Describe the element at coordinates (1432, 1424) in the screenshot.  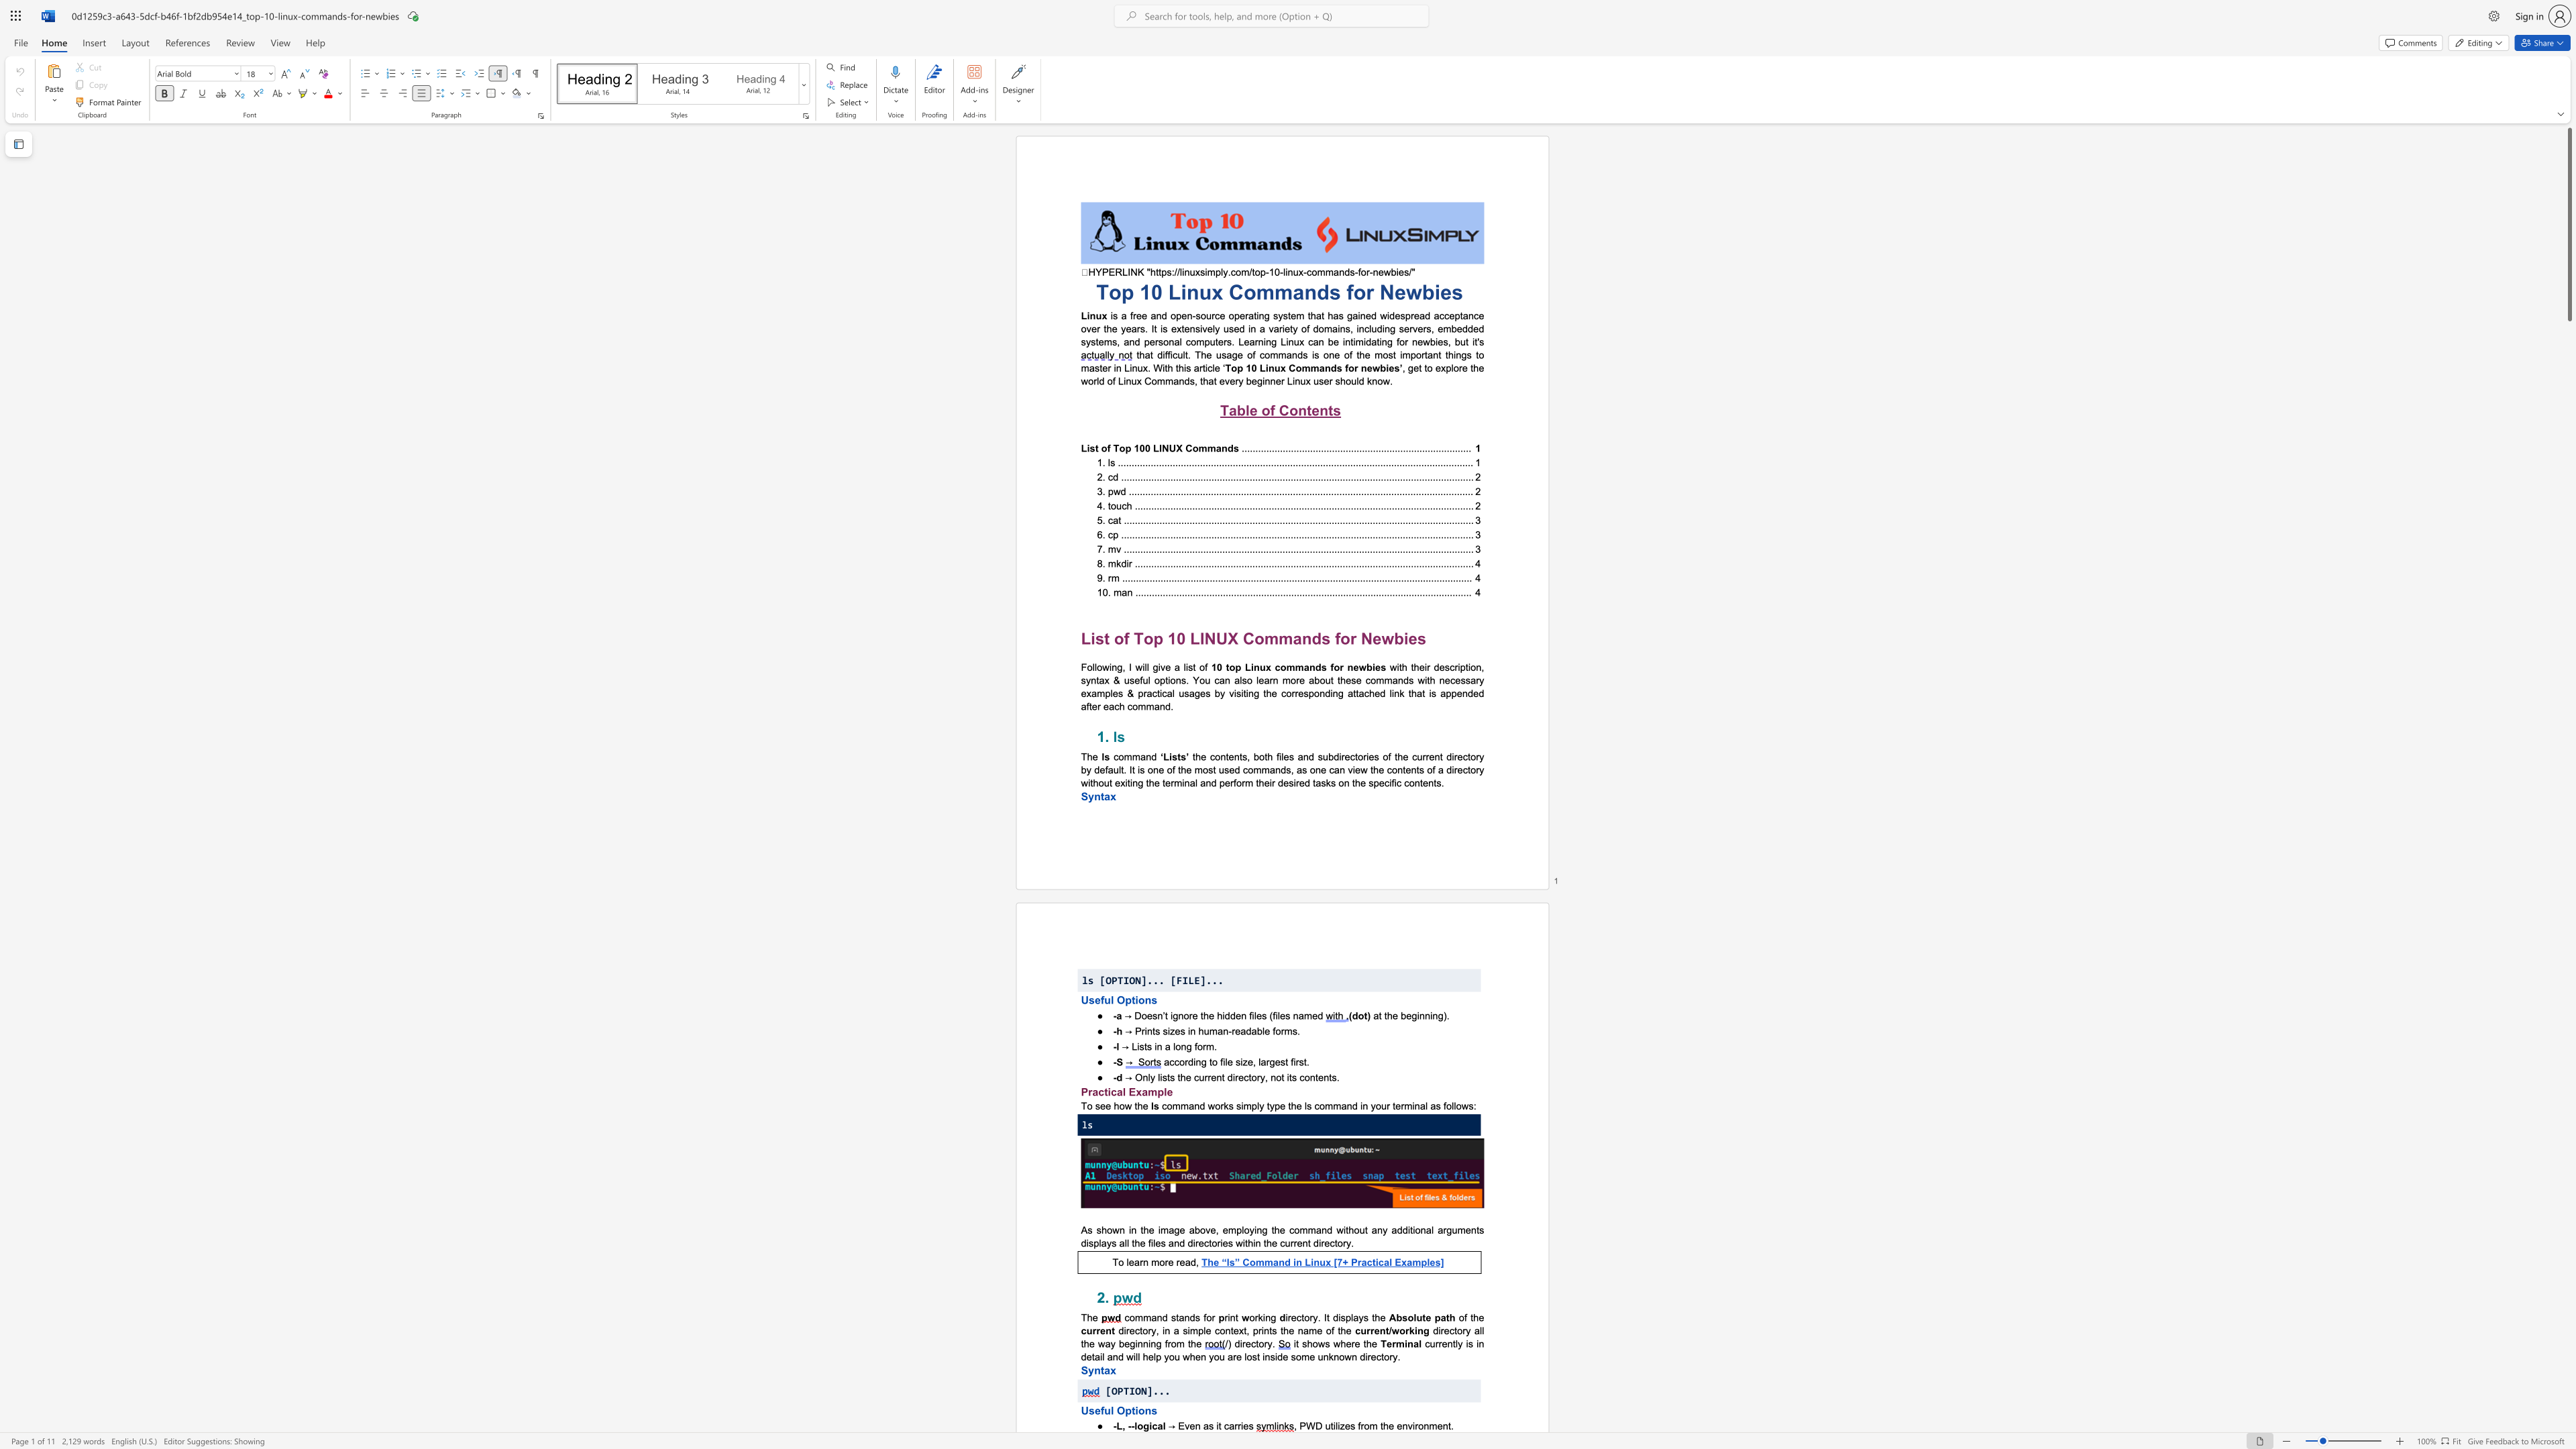
I see `the 2th character "m" in the text` at that location.